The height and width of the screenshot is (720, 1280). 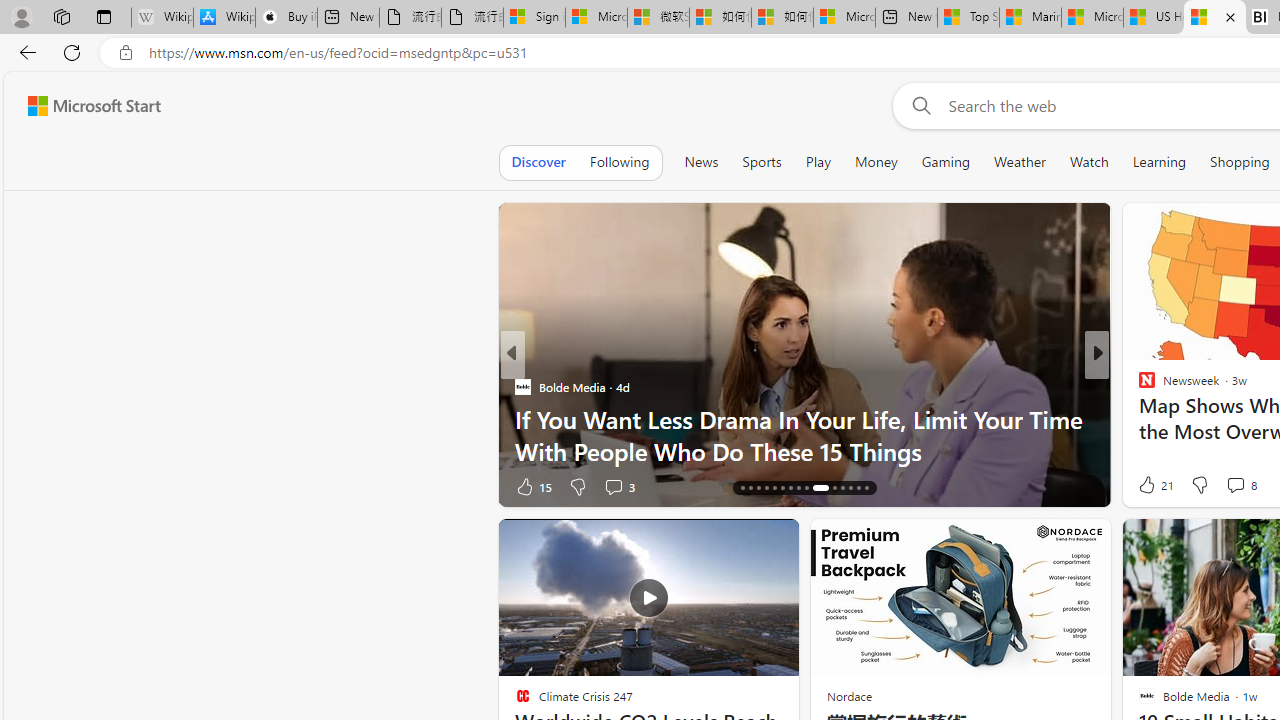 What do you see at coordinates (765, 488) in the screenshot?
I see `'AutomationID: tab-19'` at bounding box center [765, 488].